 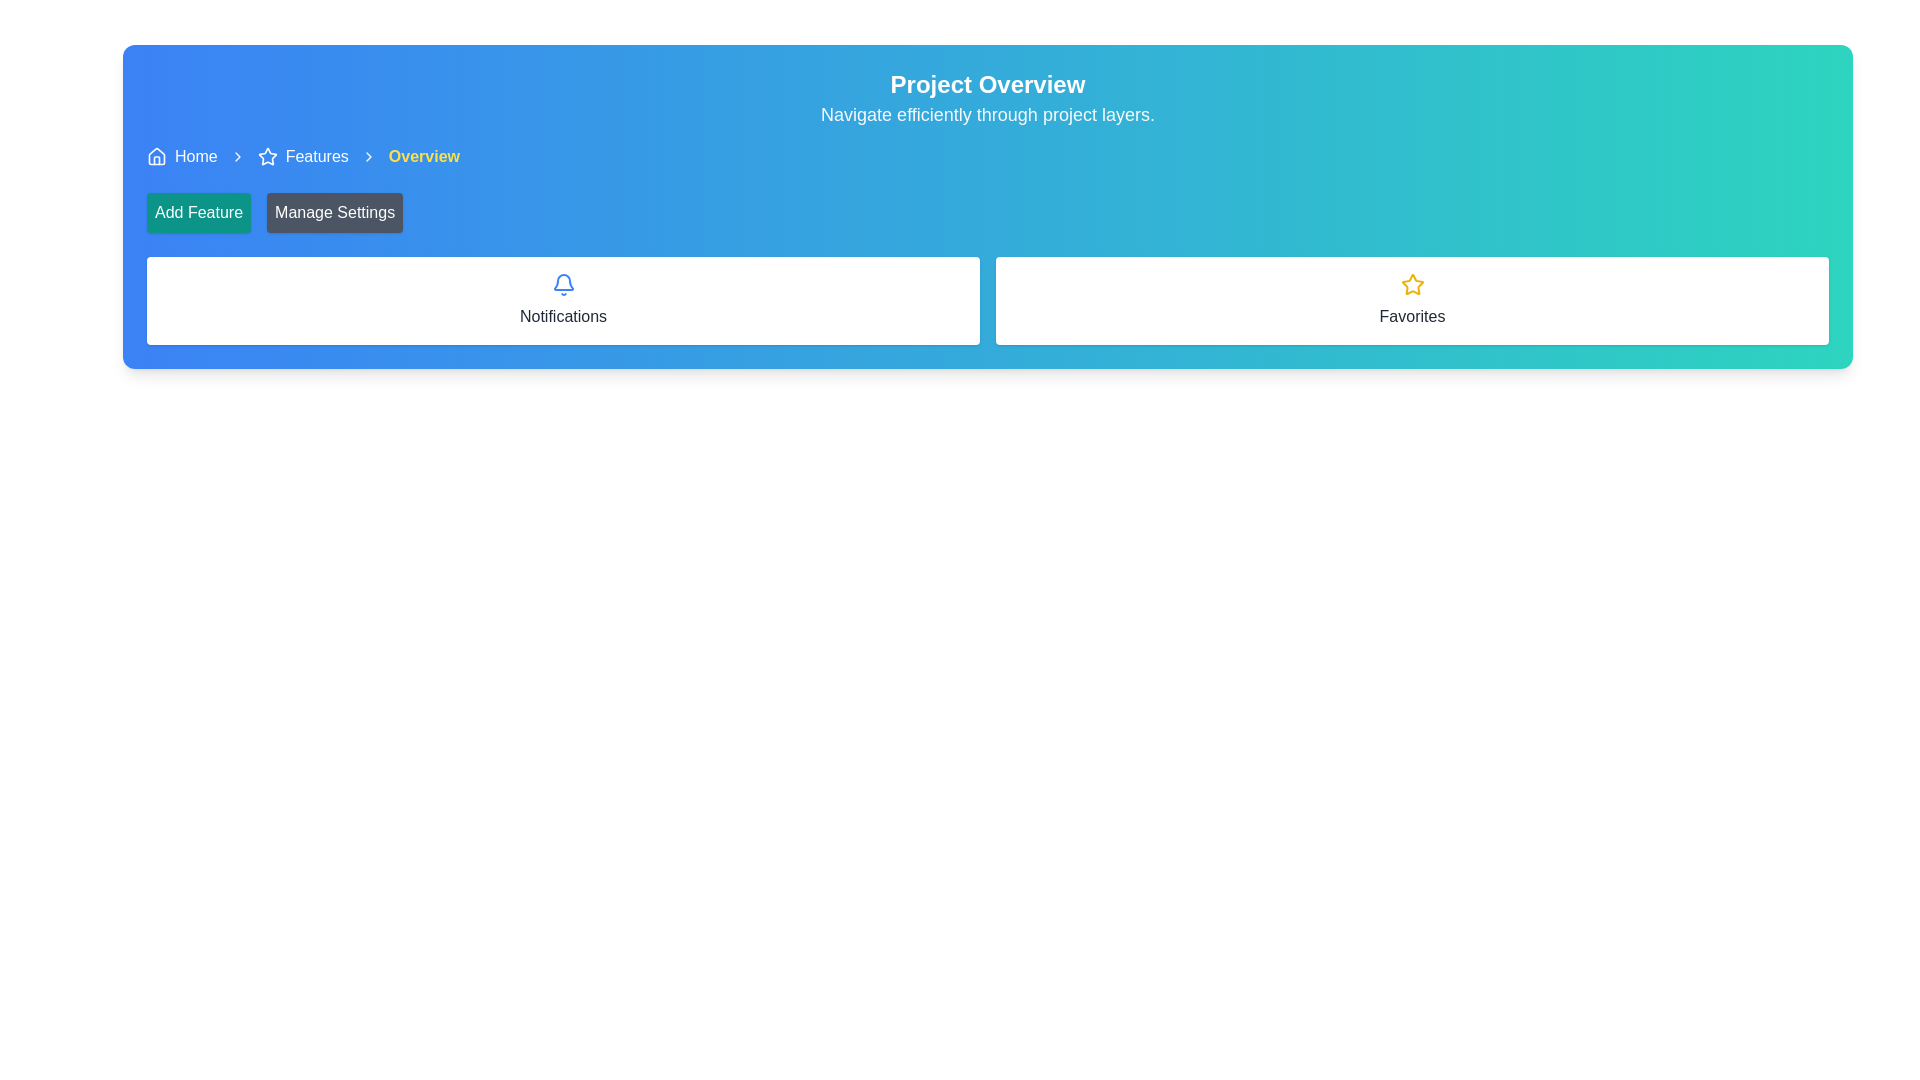 What do you see at coordinates (1410, 284) in the screenshot?
I see `the star icon in the 'Favorites' section to mark it as a favorite` at bounding box center [1410, 284].